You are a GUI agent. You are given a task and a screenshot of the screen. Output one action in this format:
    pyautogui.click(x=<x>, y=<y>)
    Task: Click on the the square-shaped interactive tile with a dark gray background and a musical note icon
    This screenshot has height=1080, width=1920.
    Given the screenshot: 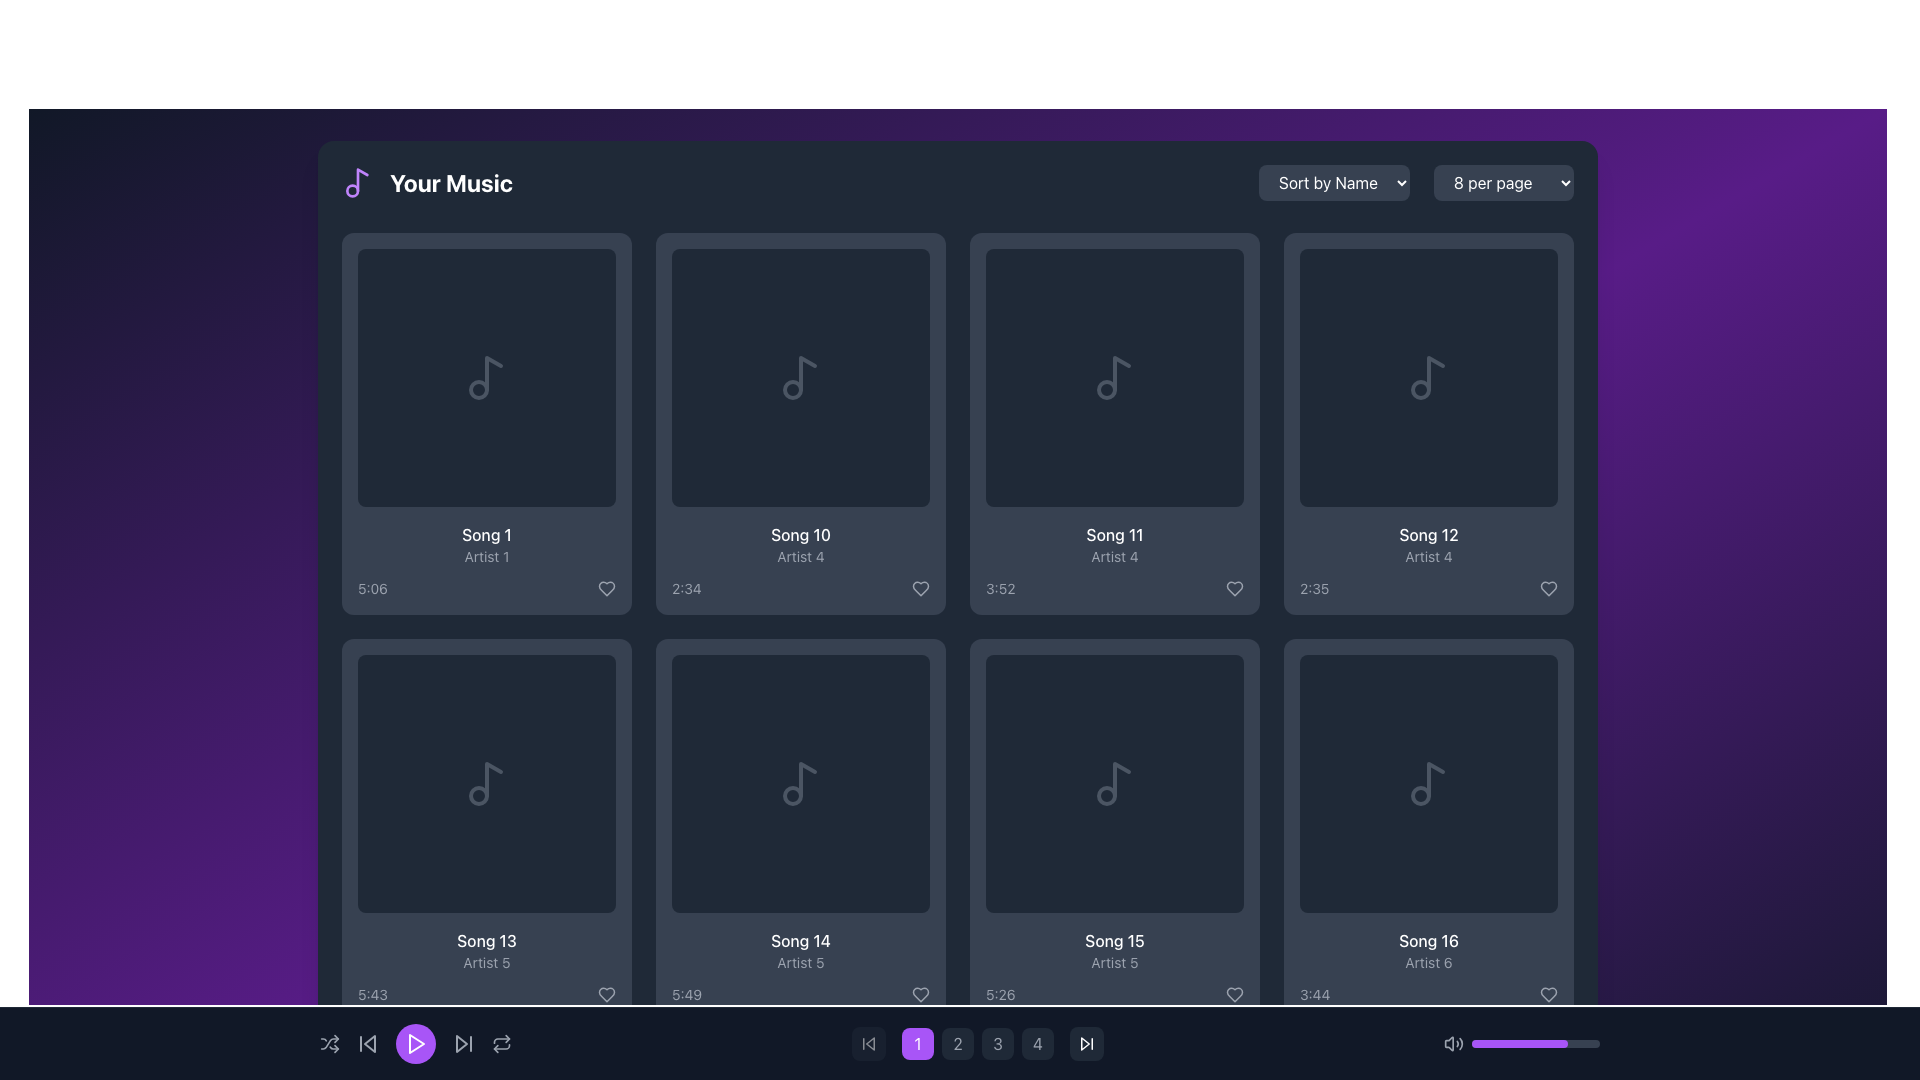 What is the action you would take?
    pyautogui.click(x=1428, y=378)
    